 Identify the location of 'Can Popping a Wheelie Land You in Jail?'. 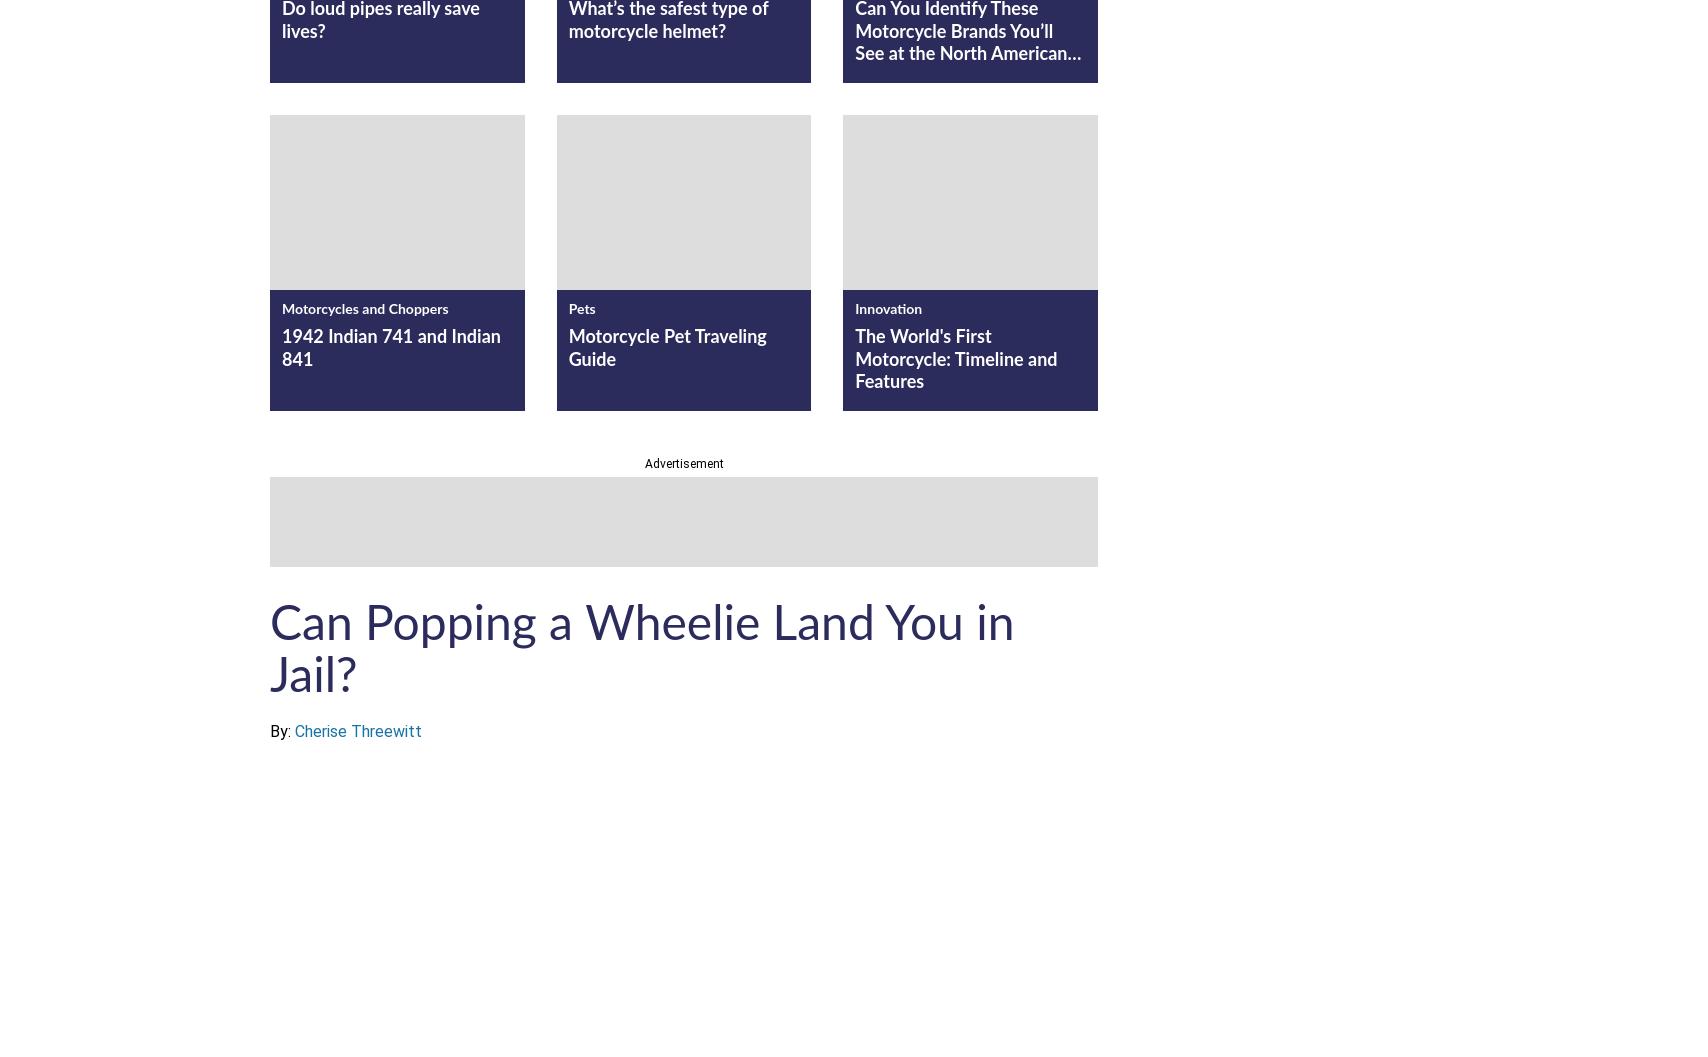
(642, 650).